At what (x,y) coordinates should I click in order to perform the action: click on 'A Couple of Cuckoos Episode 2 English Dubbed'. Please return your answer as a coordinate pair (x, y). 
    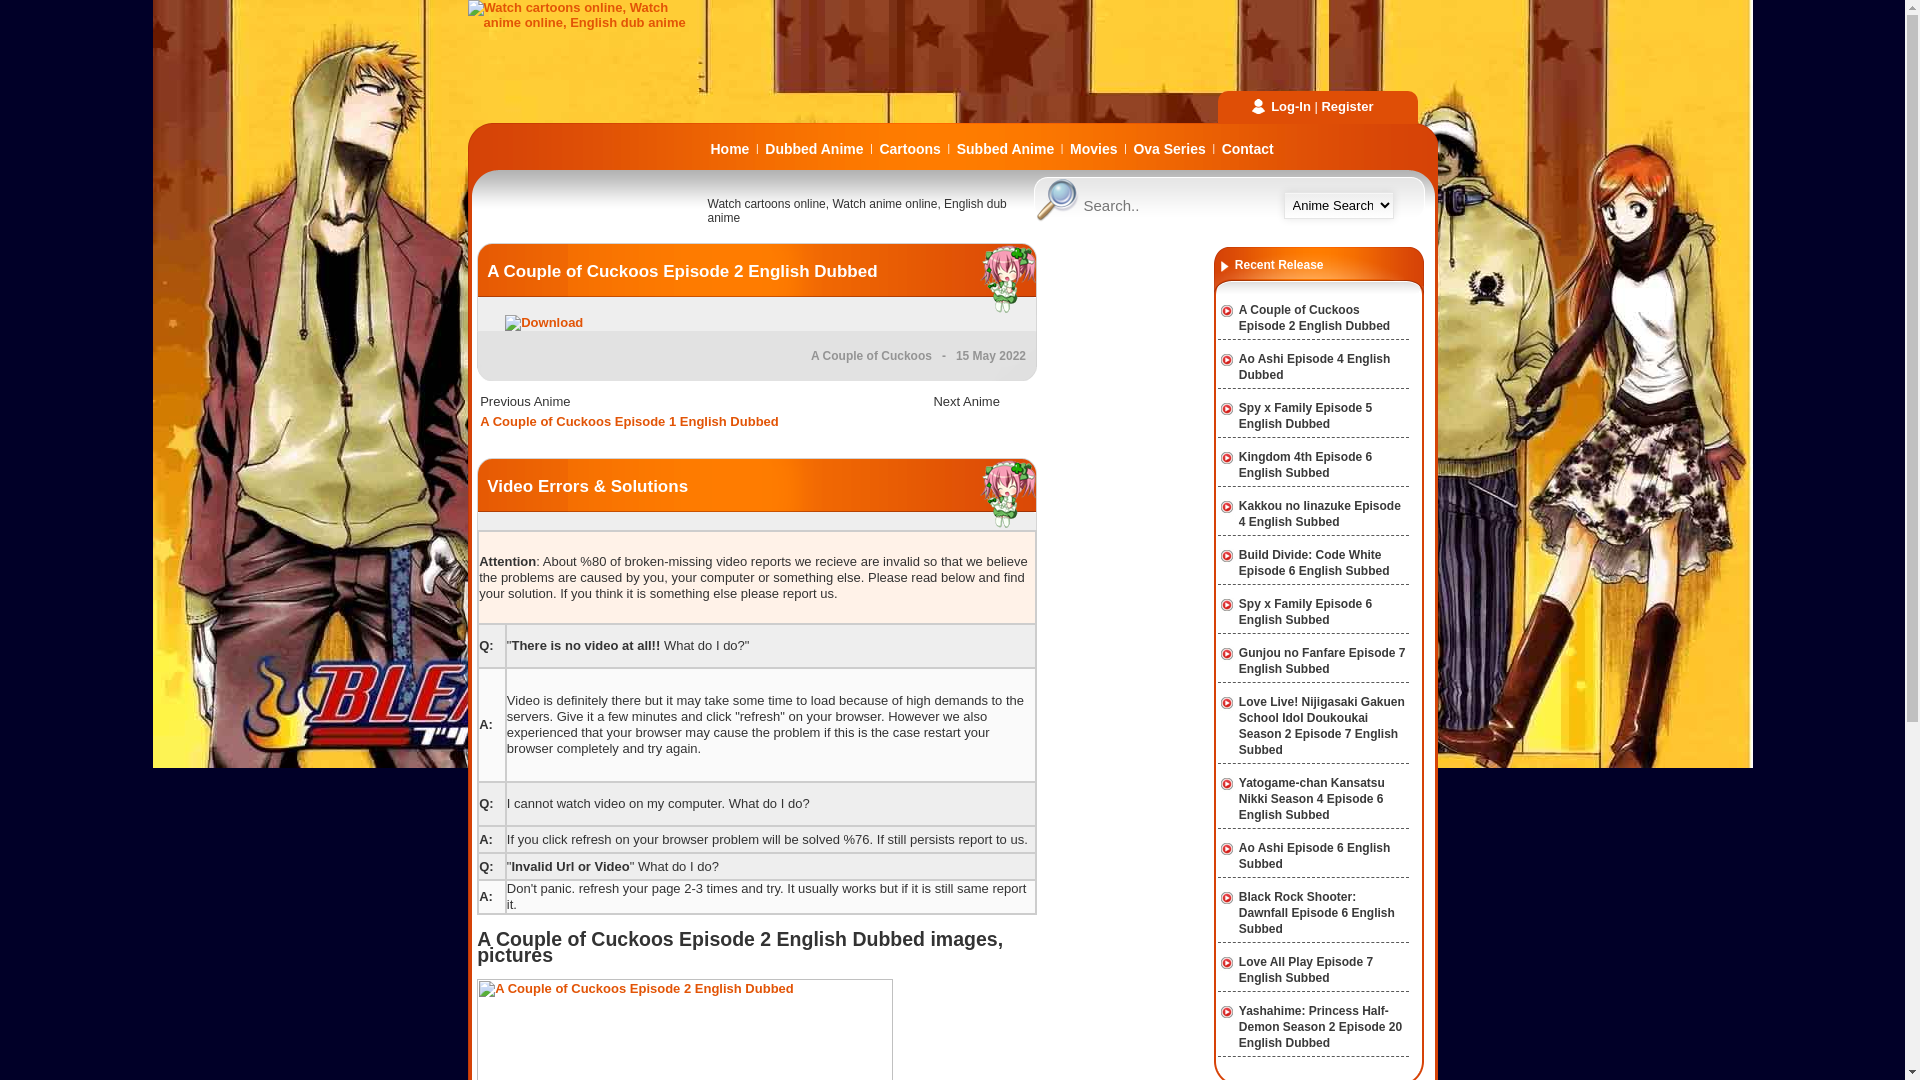
    Looking at the image, I should click on (681, 271).